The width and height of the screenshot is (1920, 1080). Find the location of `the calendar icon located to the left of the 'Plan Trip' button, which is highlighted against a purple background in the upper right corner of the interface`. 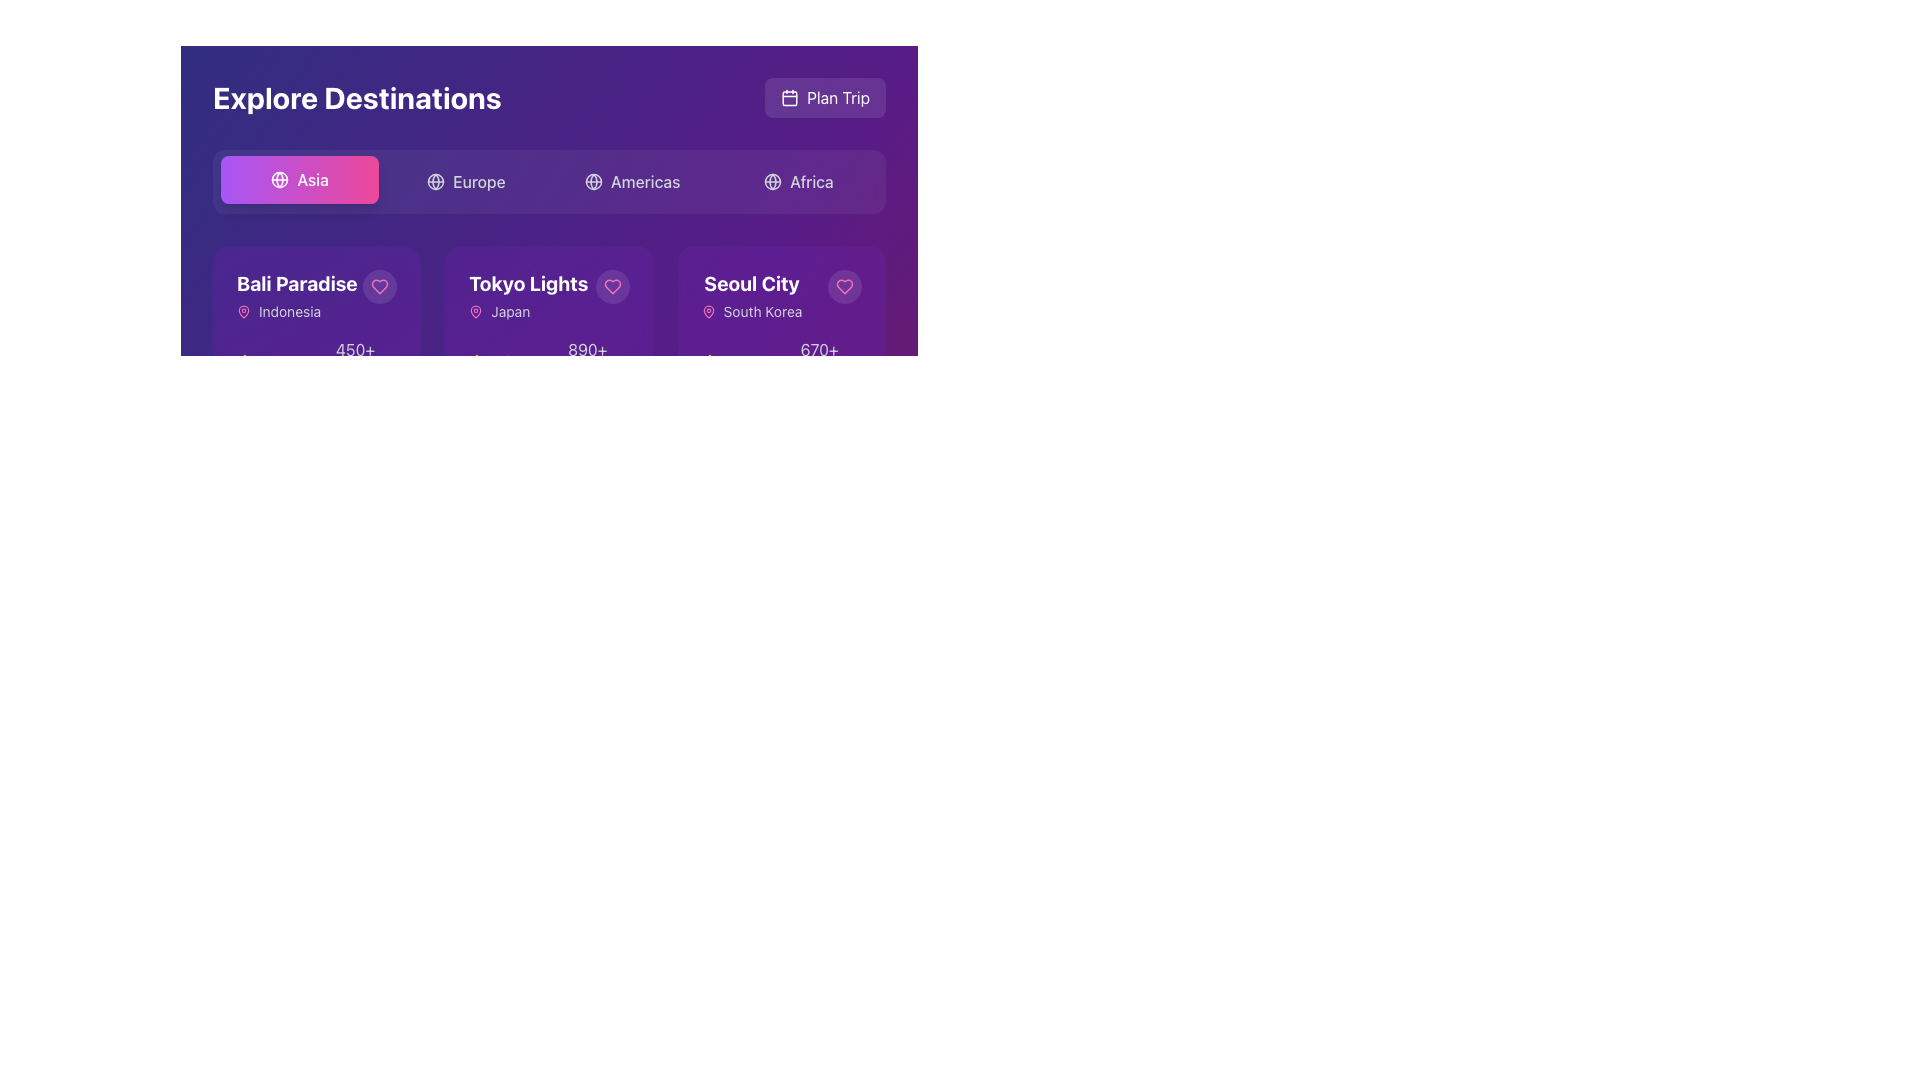

the calendar icon located to the left of the 'Plan Trip' button, which is highlighted against a purple background in the upper right corner of the interface is located at coordinates (789, 97).